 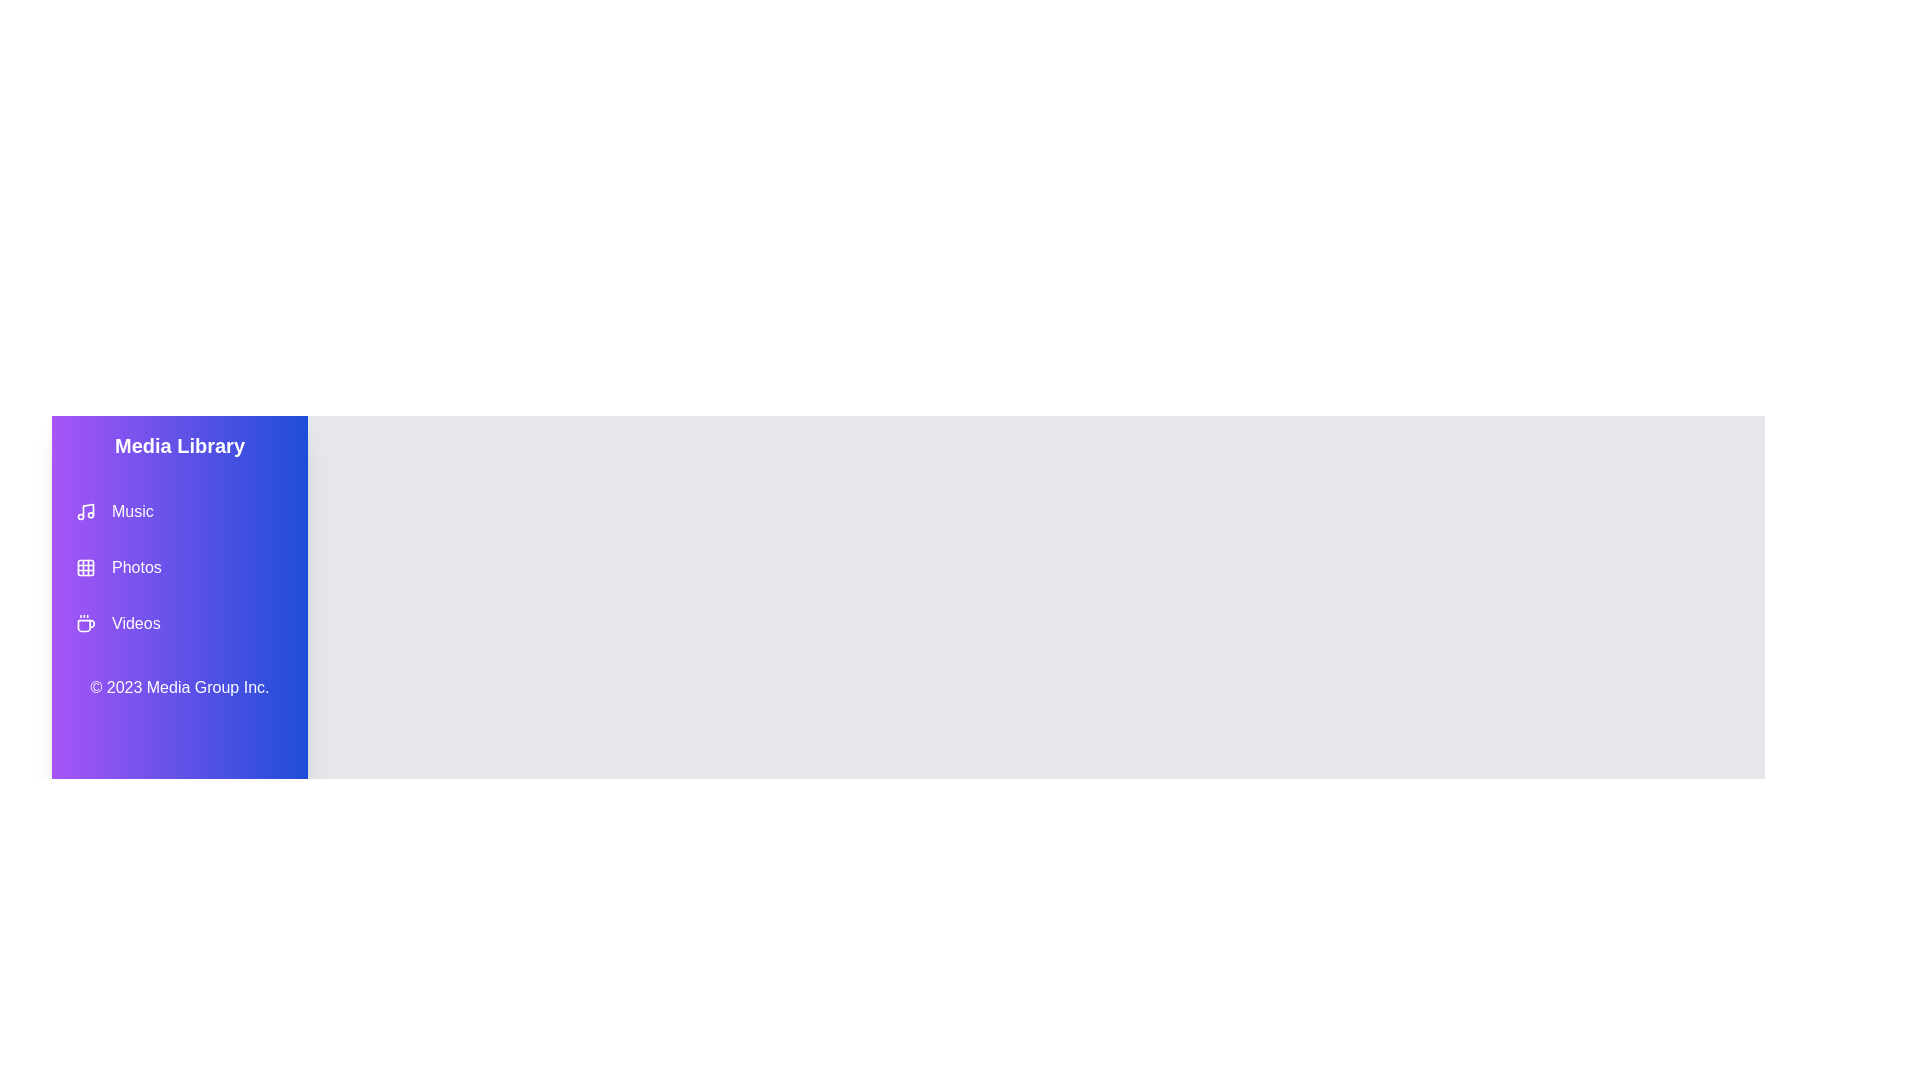 I want to click on the Photos category to navigate to it, so click(x=180, y=567).